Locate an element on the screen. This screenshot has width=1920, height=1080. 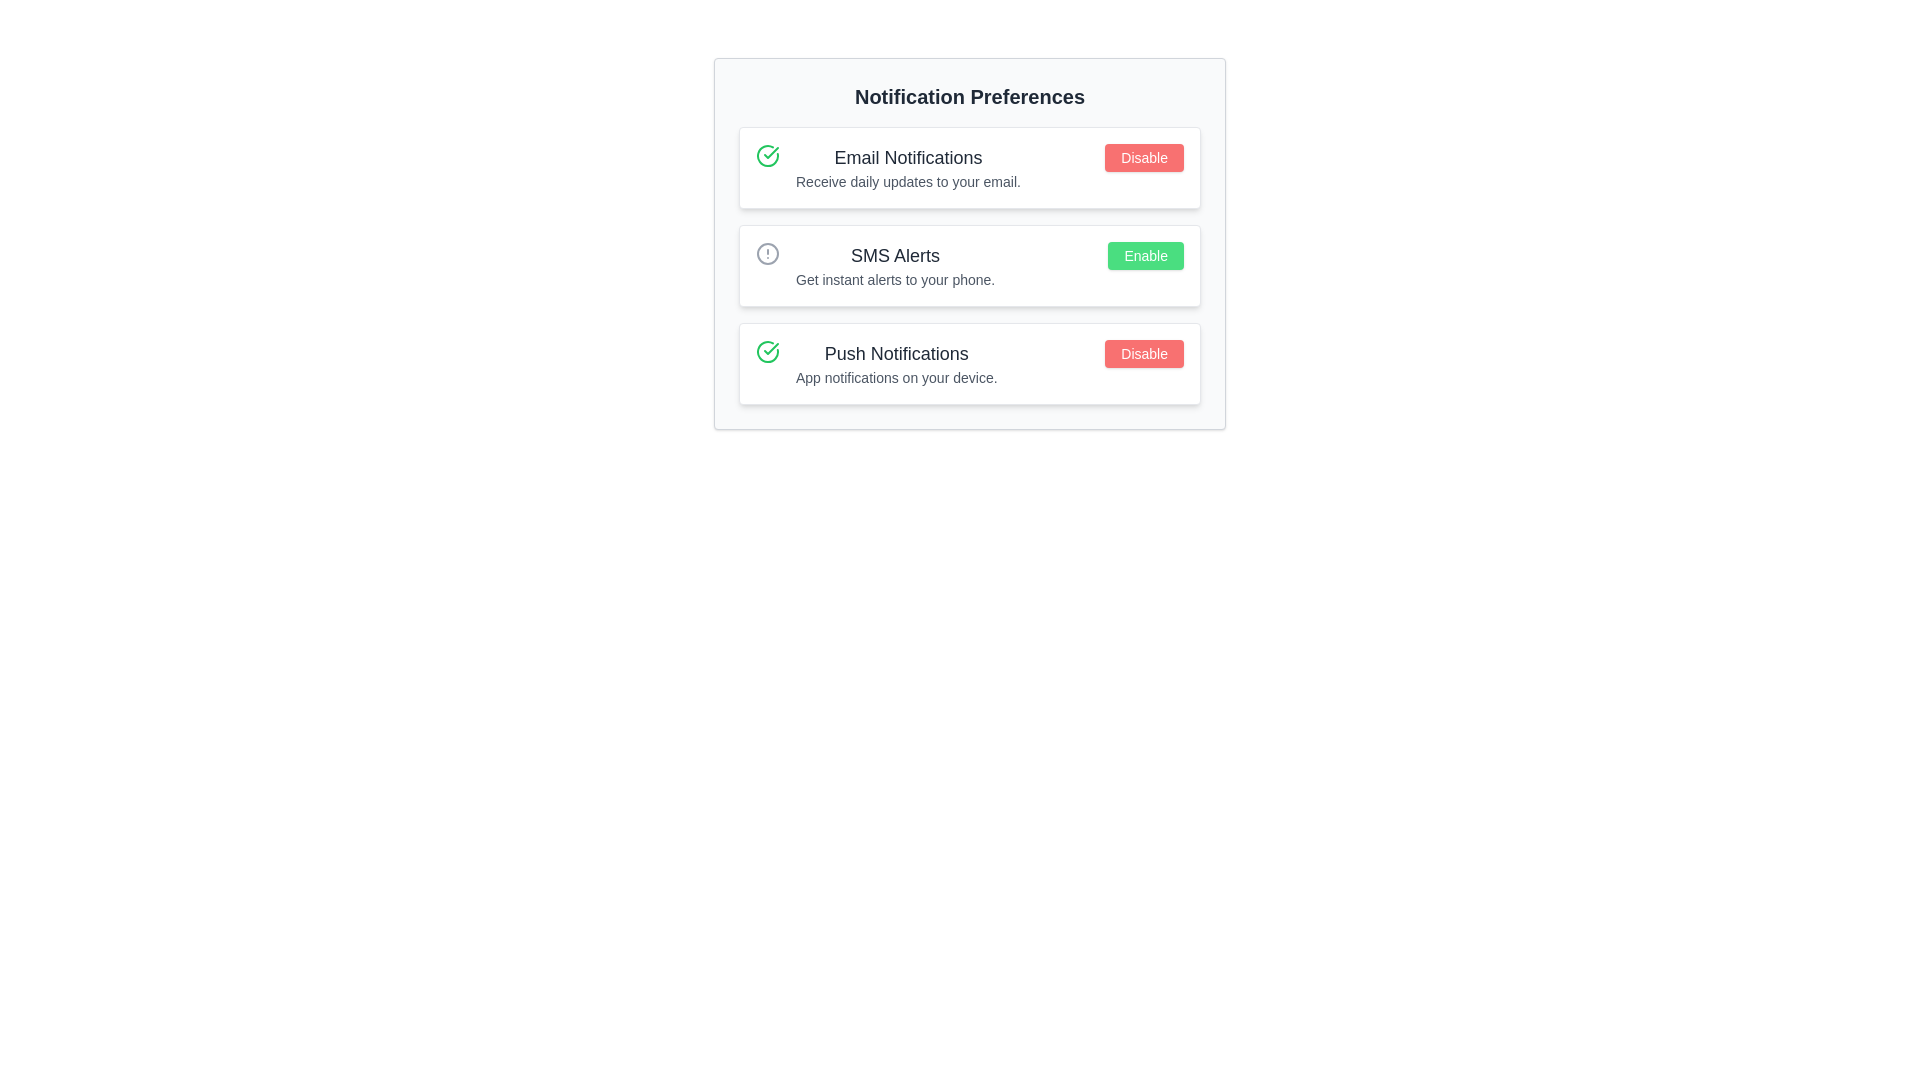
the green 'Enable' button with white text located in the SMS Alerts section of the Notification Preferences panel is located at coordinates (1146, 254).